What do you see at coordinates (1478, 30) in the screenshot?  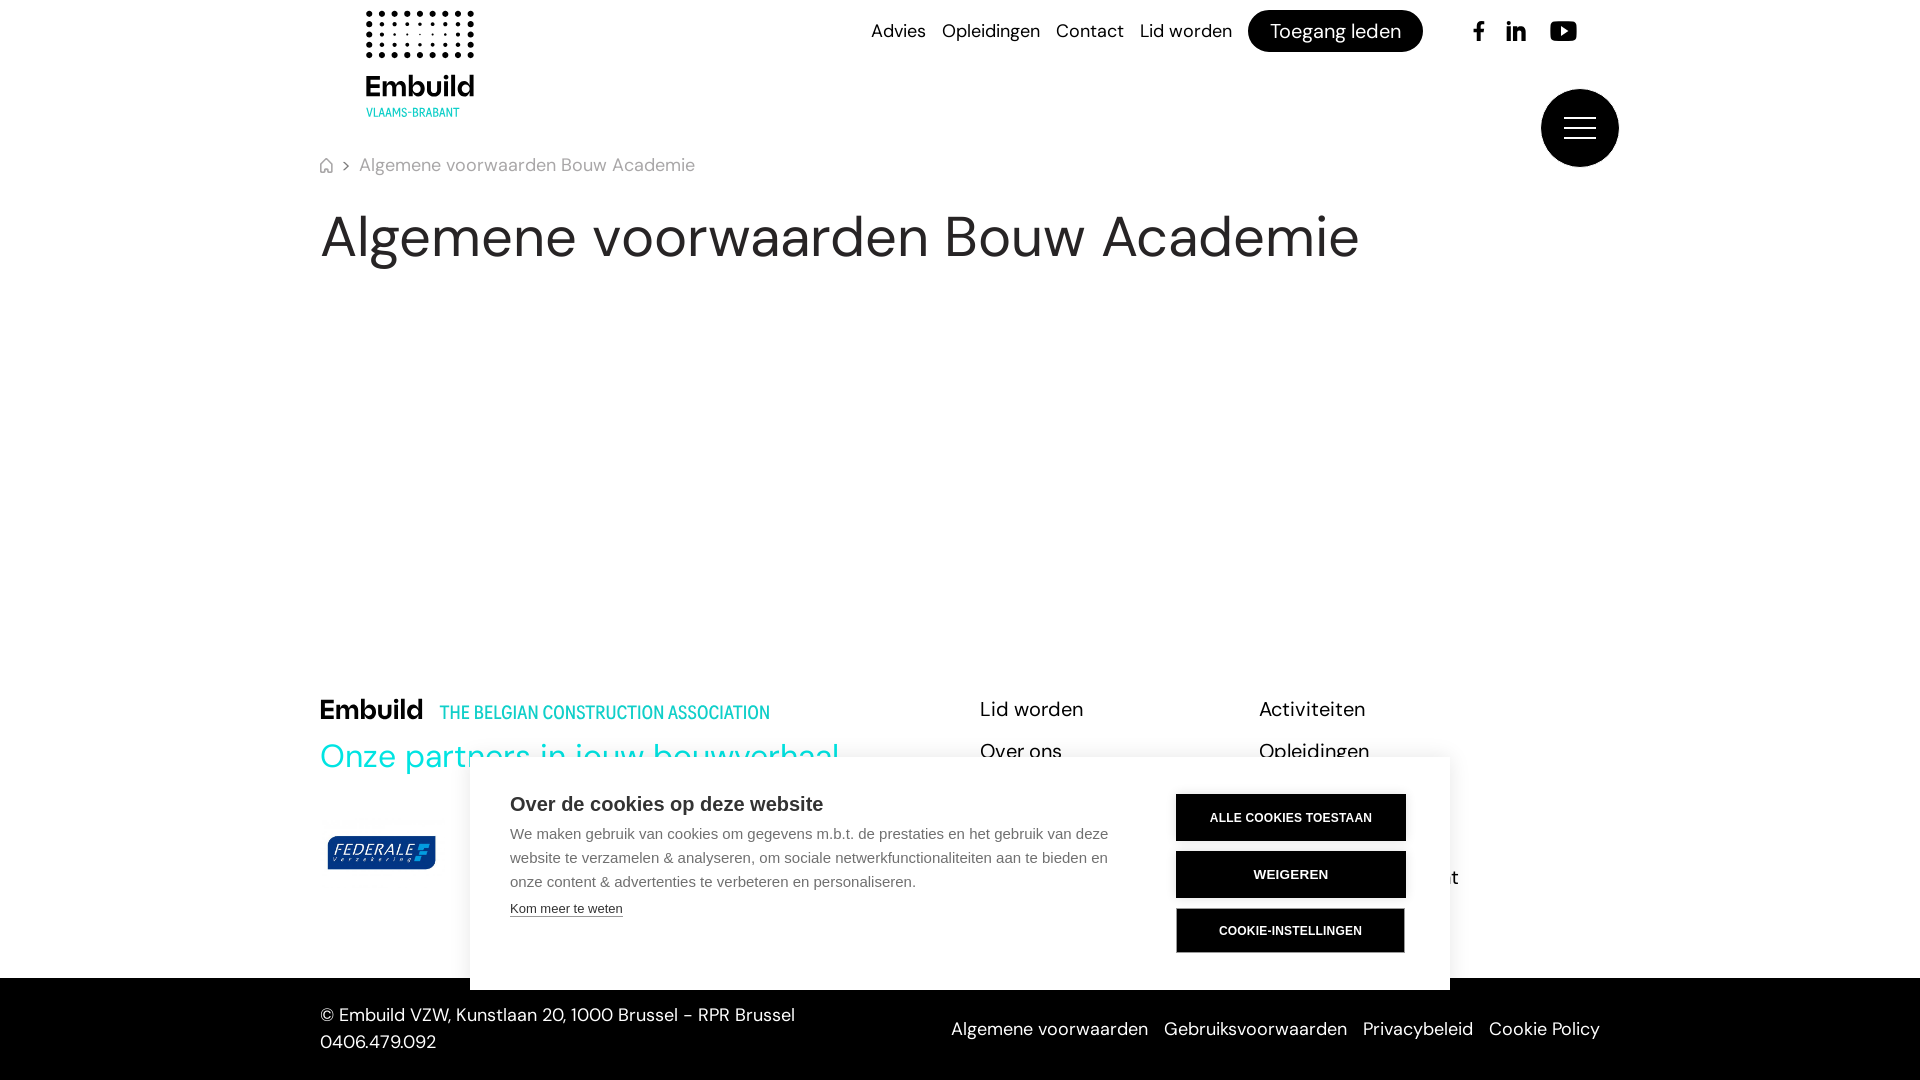 I see `'Facebook'` at bounding box center [1478, 30].